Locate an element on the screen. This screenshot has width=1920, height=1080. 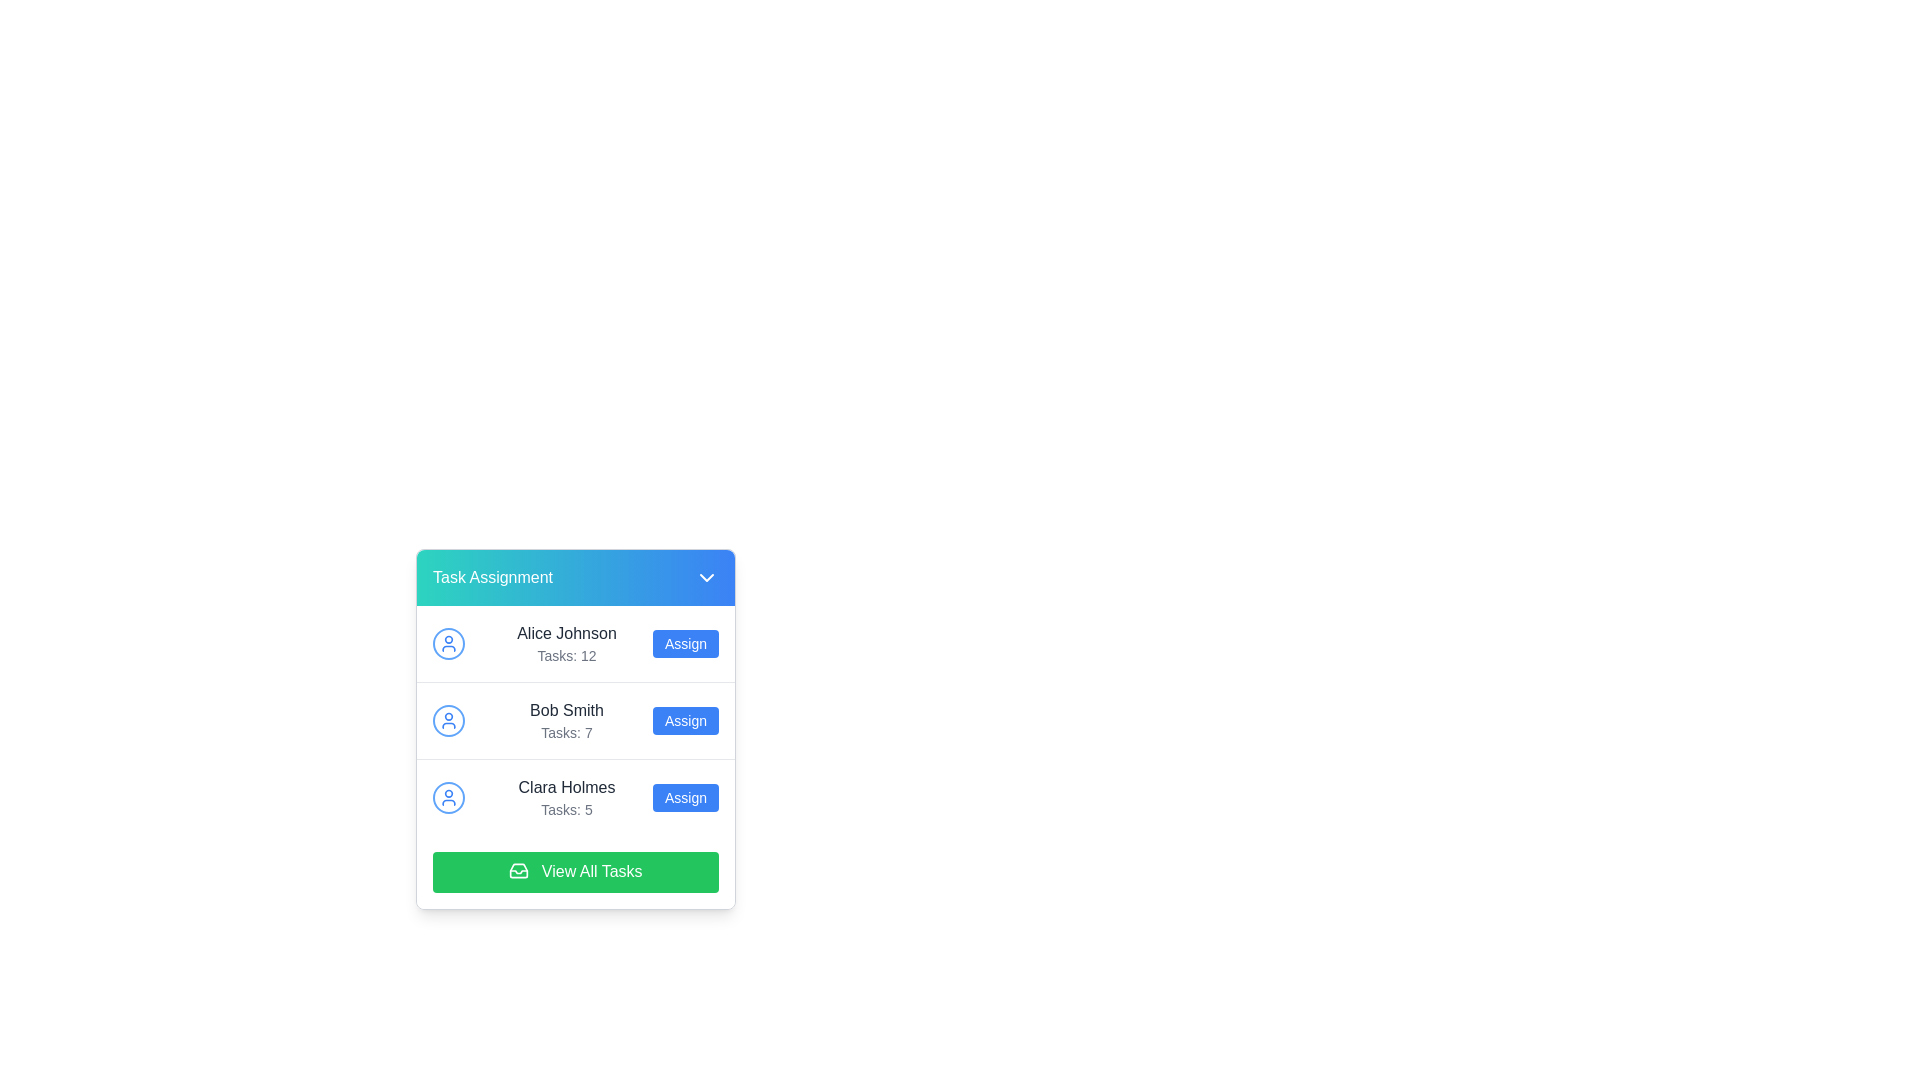
the button at the bottom of the task assignment panel is located at coordinates (575, 870).